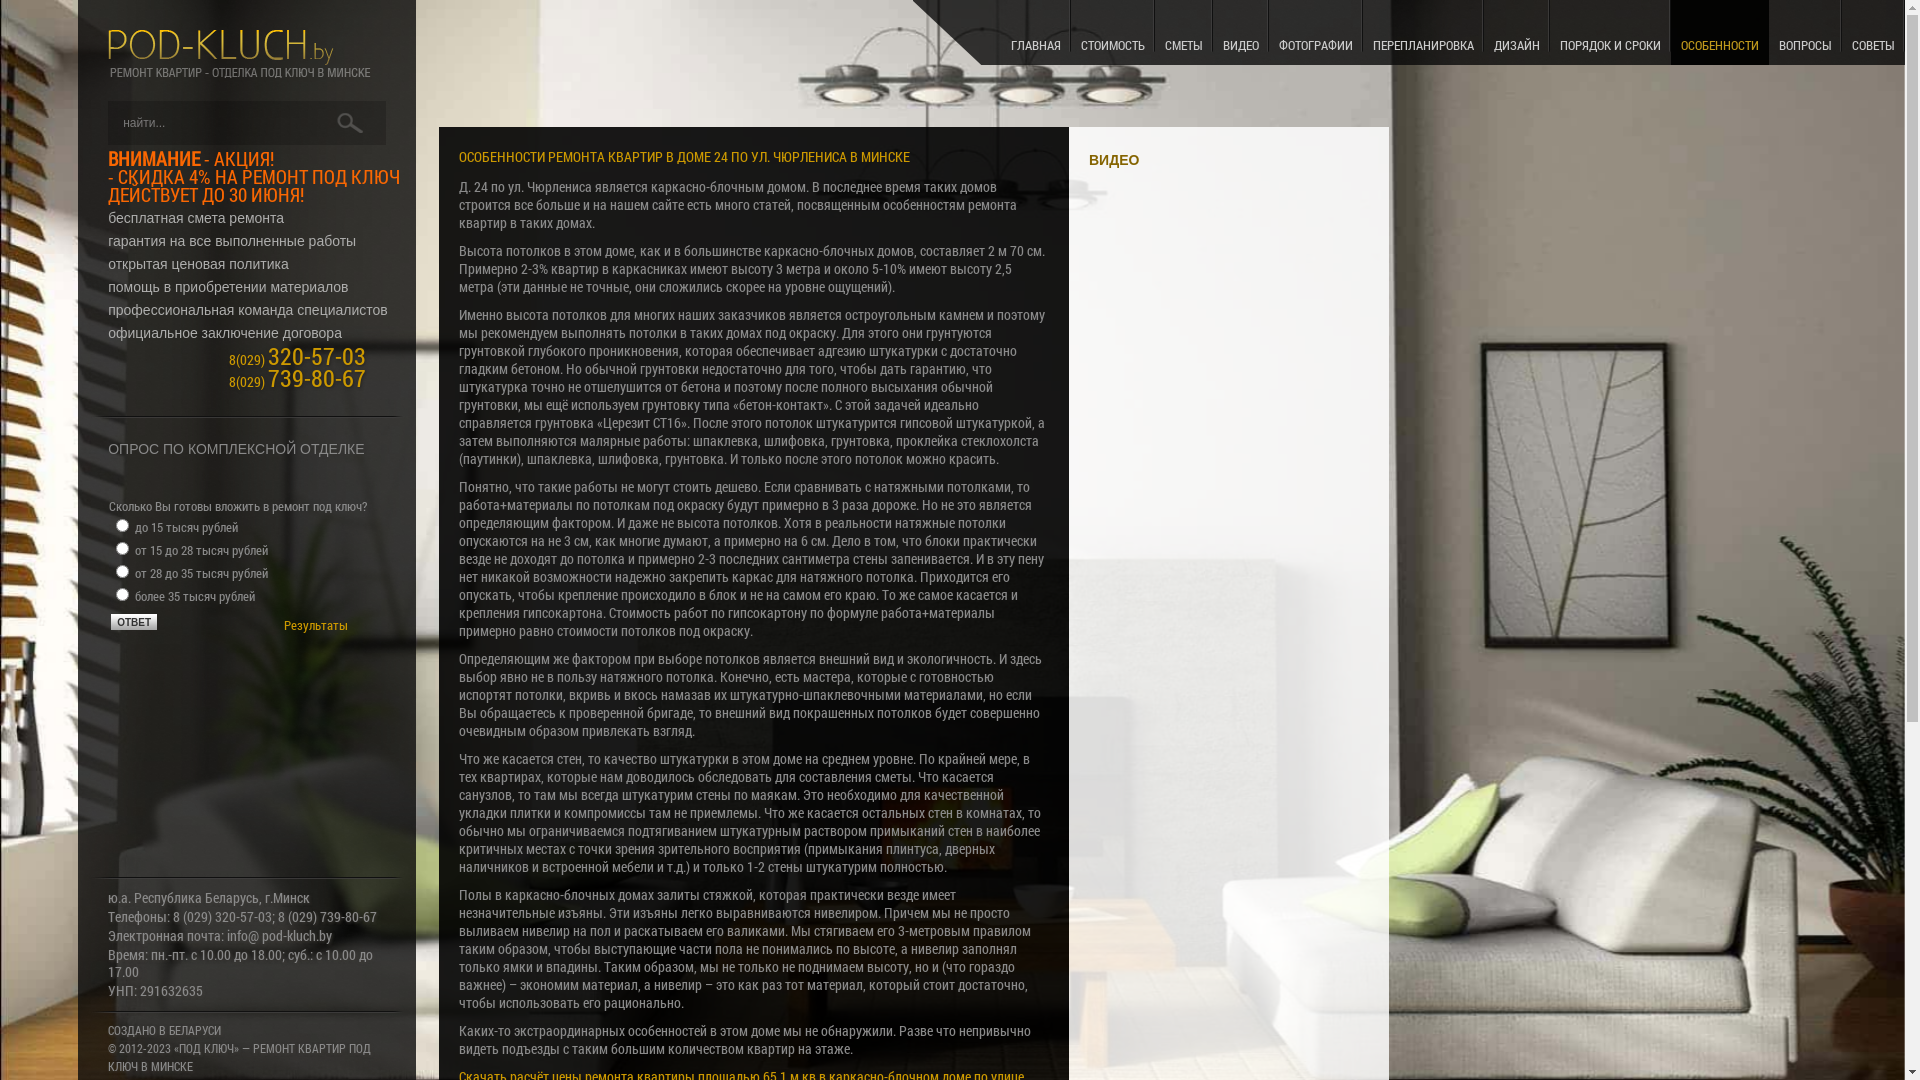 Image resolution: width=1920 pixels, height=1080 pixels. I want to click on '8(029) 739-80-67', so click(296, 381).